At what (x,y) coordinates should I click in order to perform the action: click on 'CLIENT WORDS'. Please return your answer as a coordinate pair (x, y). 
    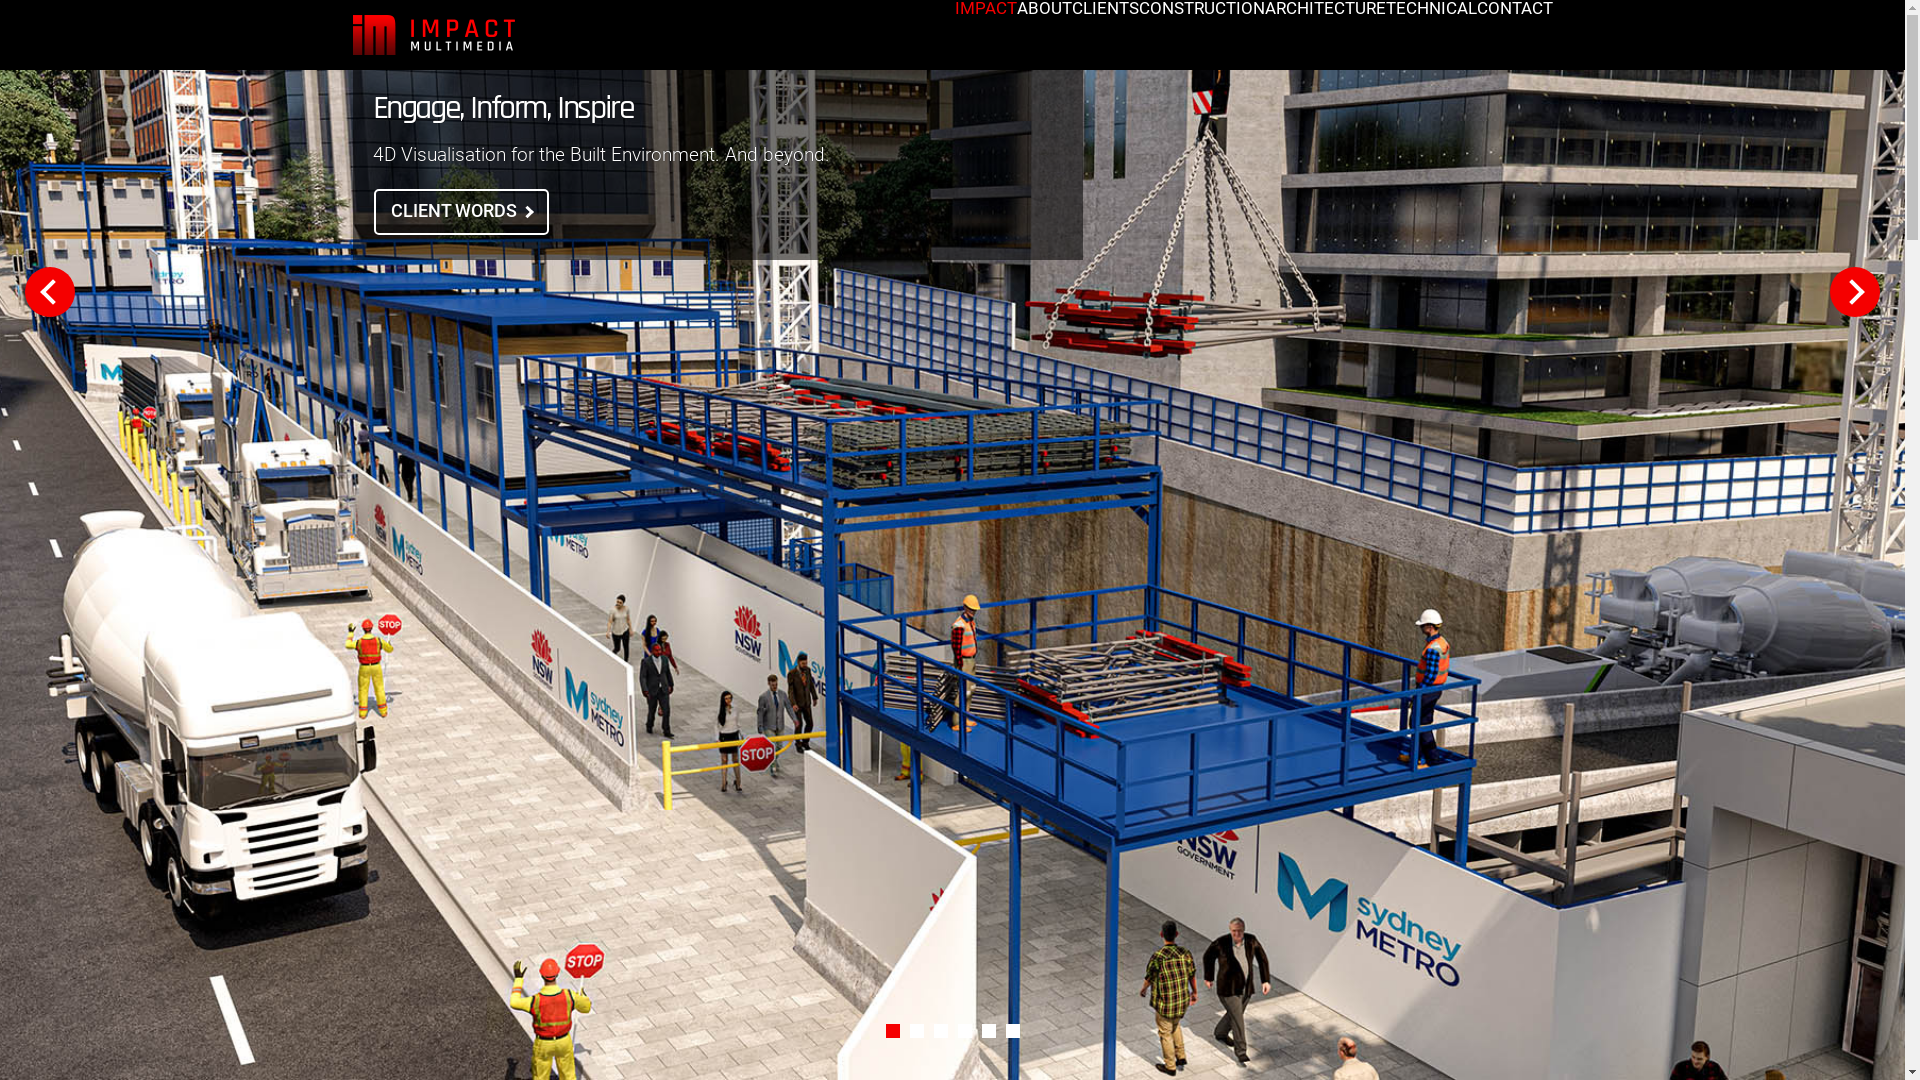
    Looking at the image, I should click on (460, 212).